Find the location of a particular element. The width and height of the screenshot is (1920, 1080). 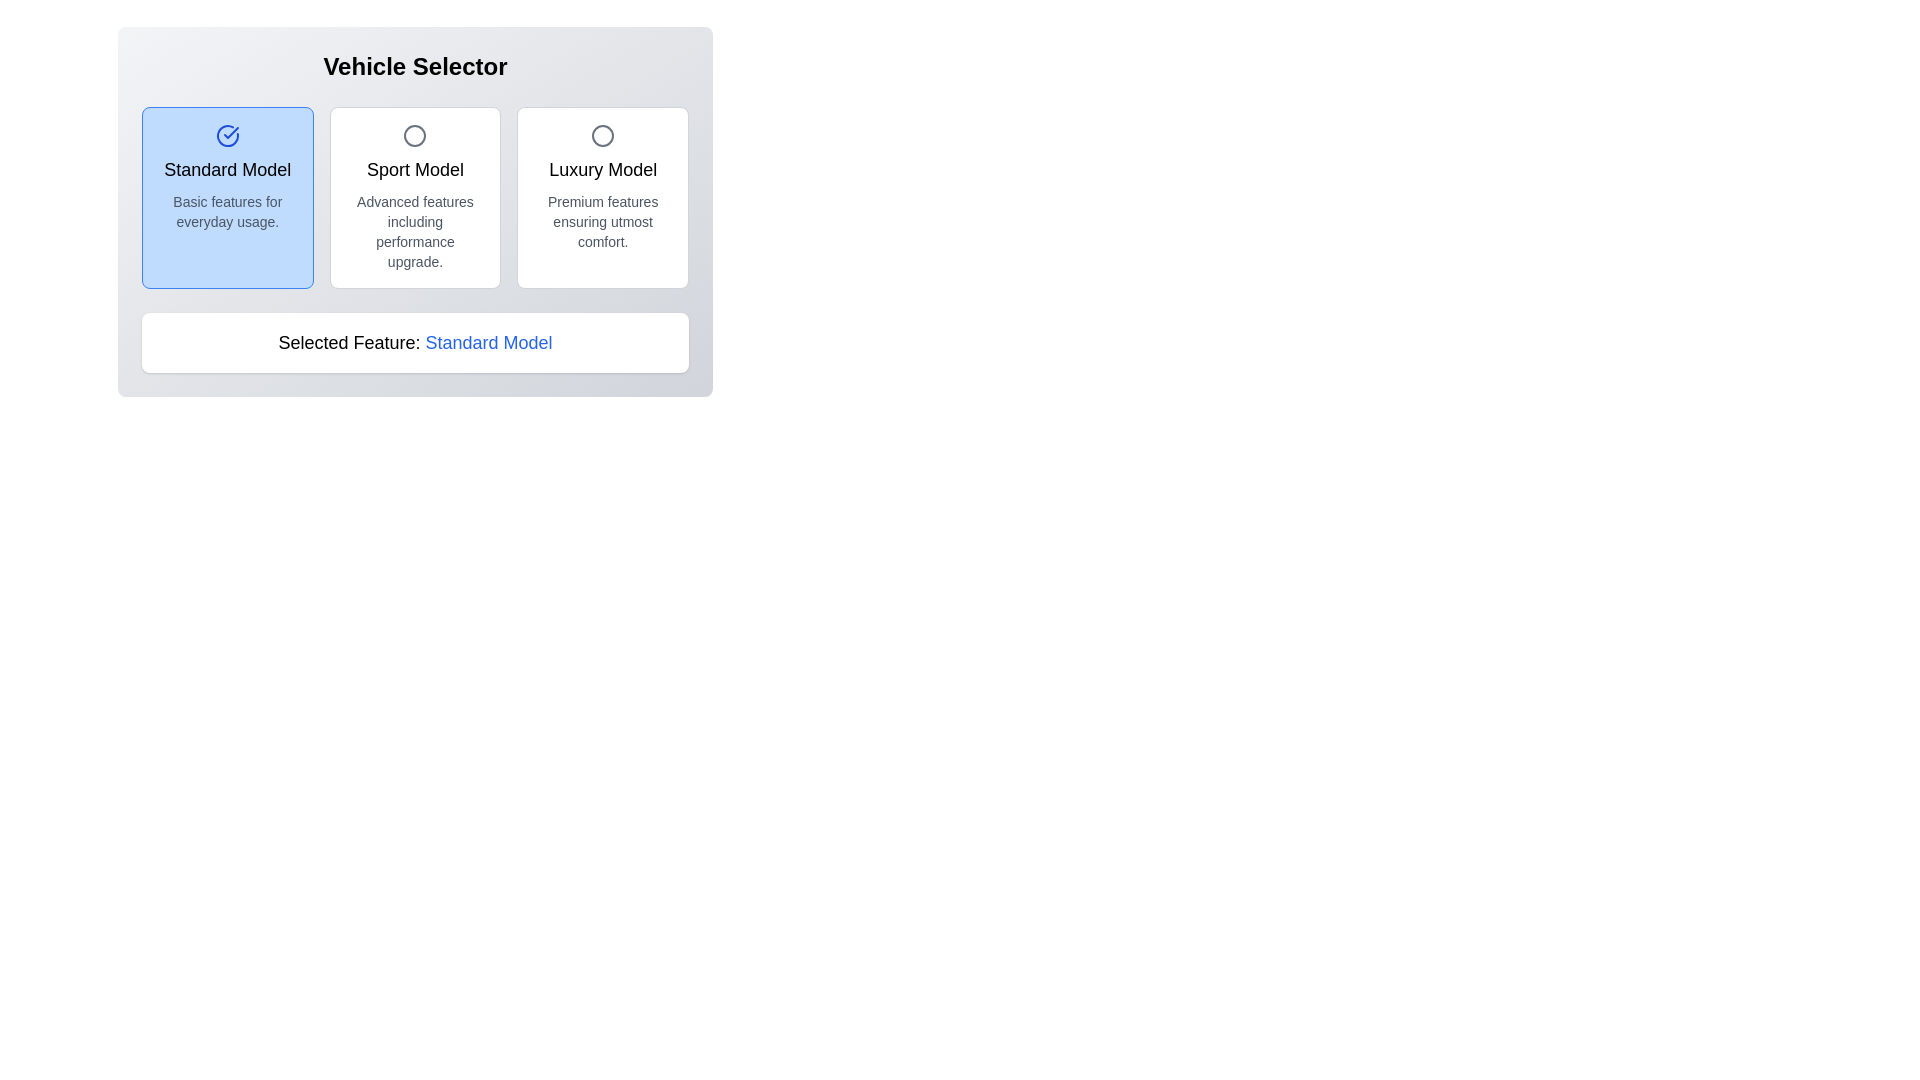

the filled circle inside the outlined square icon of the 'Luxury Model' card, which is the third card in the row under the 'Vehicle Selector' label is located at coordinates (602, 135).